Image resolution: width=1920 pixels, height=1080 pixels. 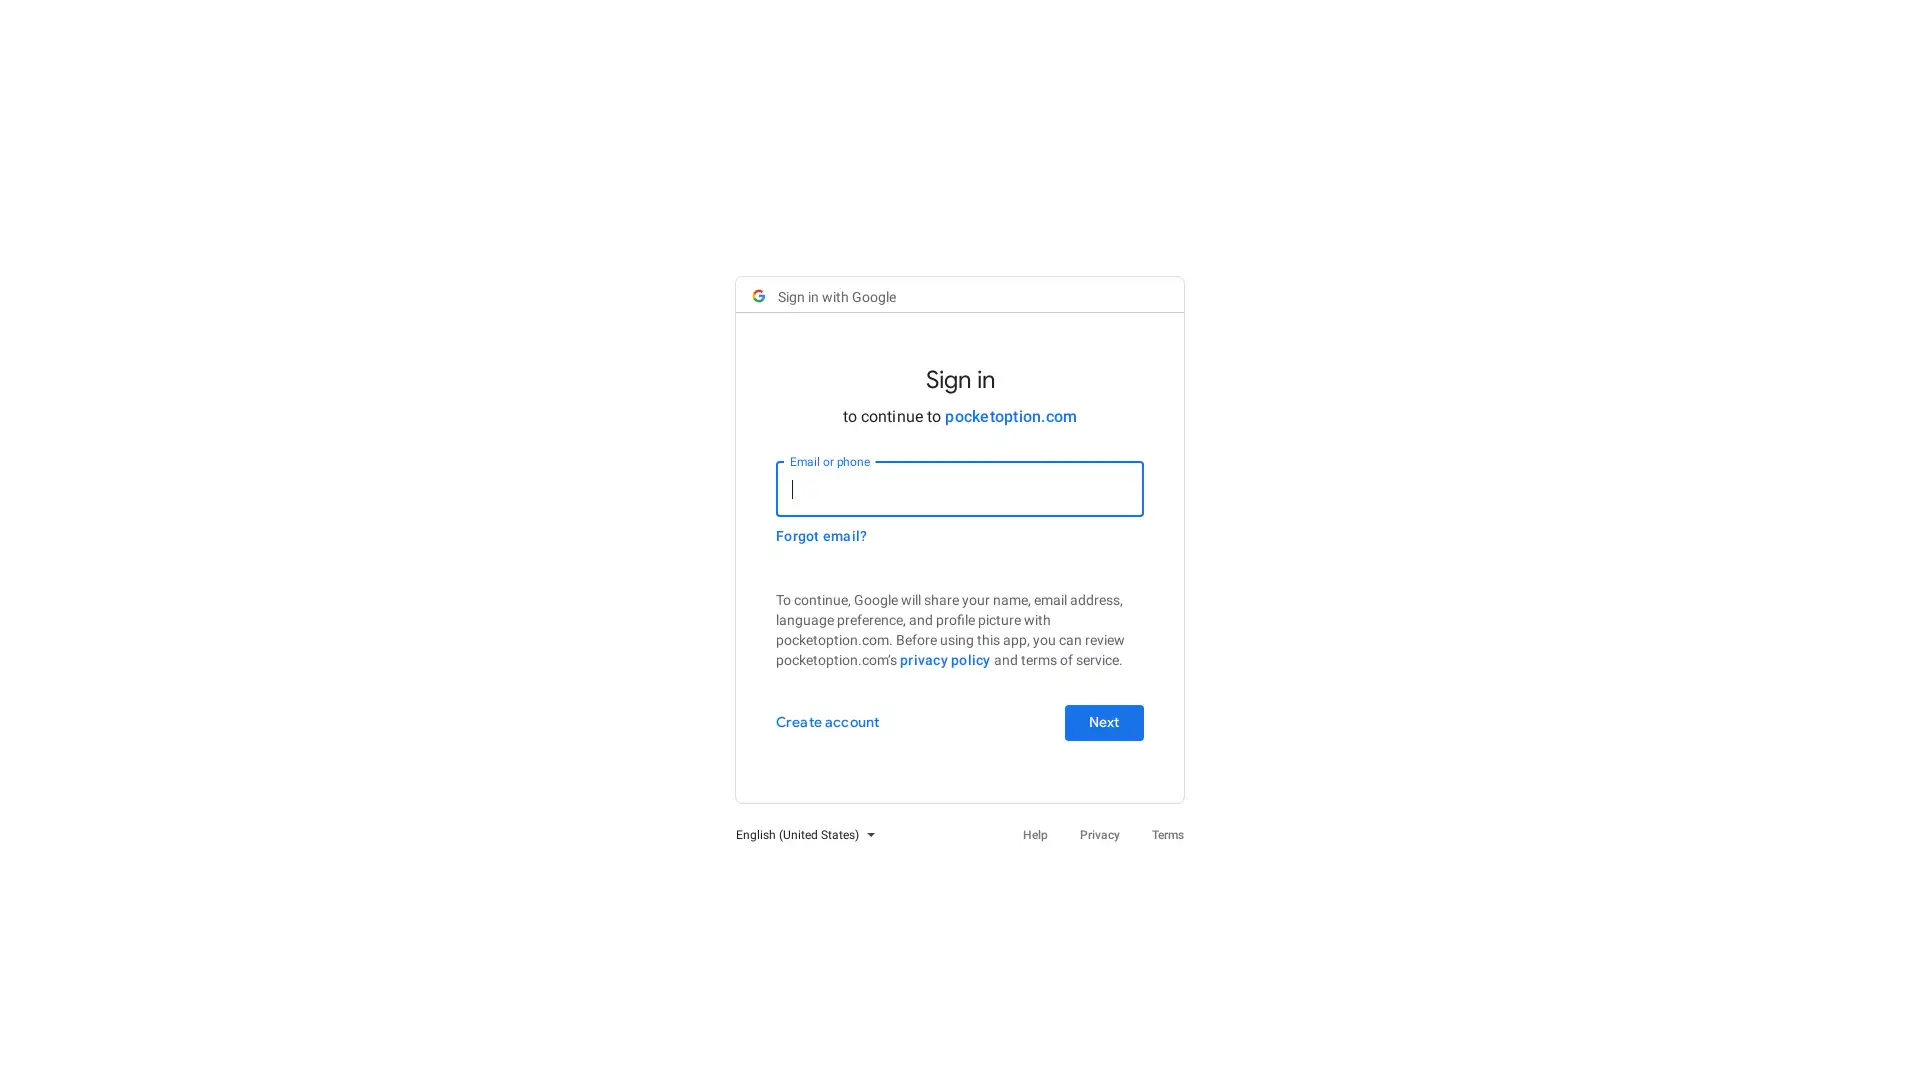 I want to click on Forgot email?, so click(x=821, y=535).